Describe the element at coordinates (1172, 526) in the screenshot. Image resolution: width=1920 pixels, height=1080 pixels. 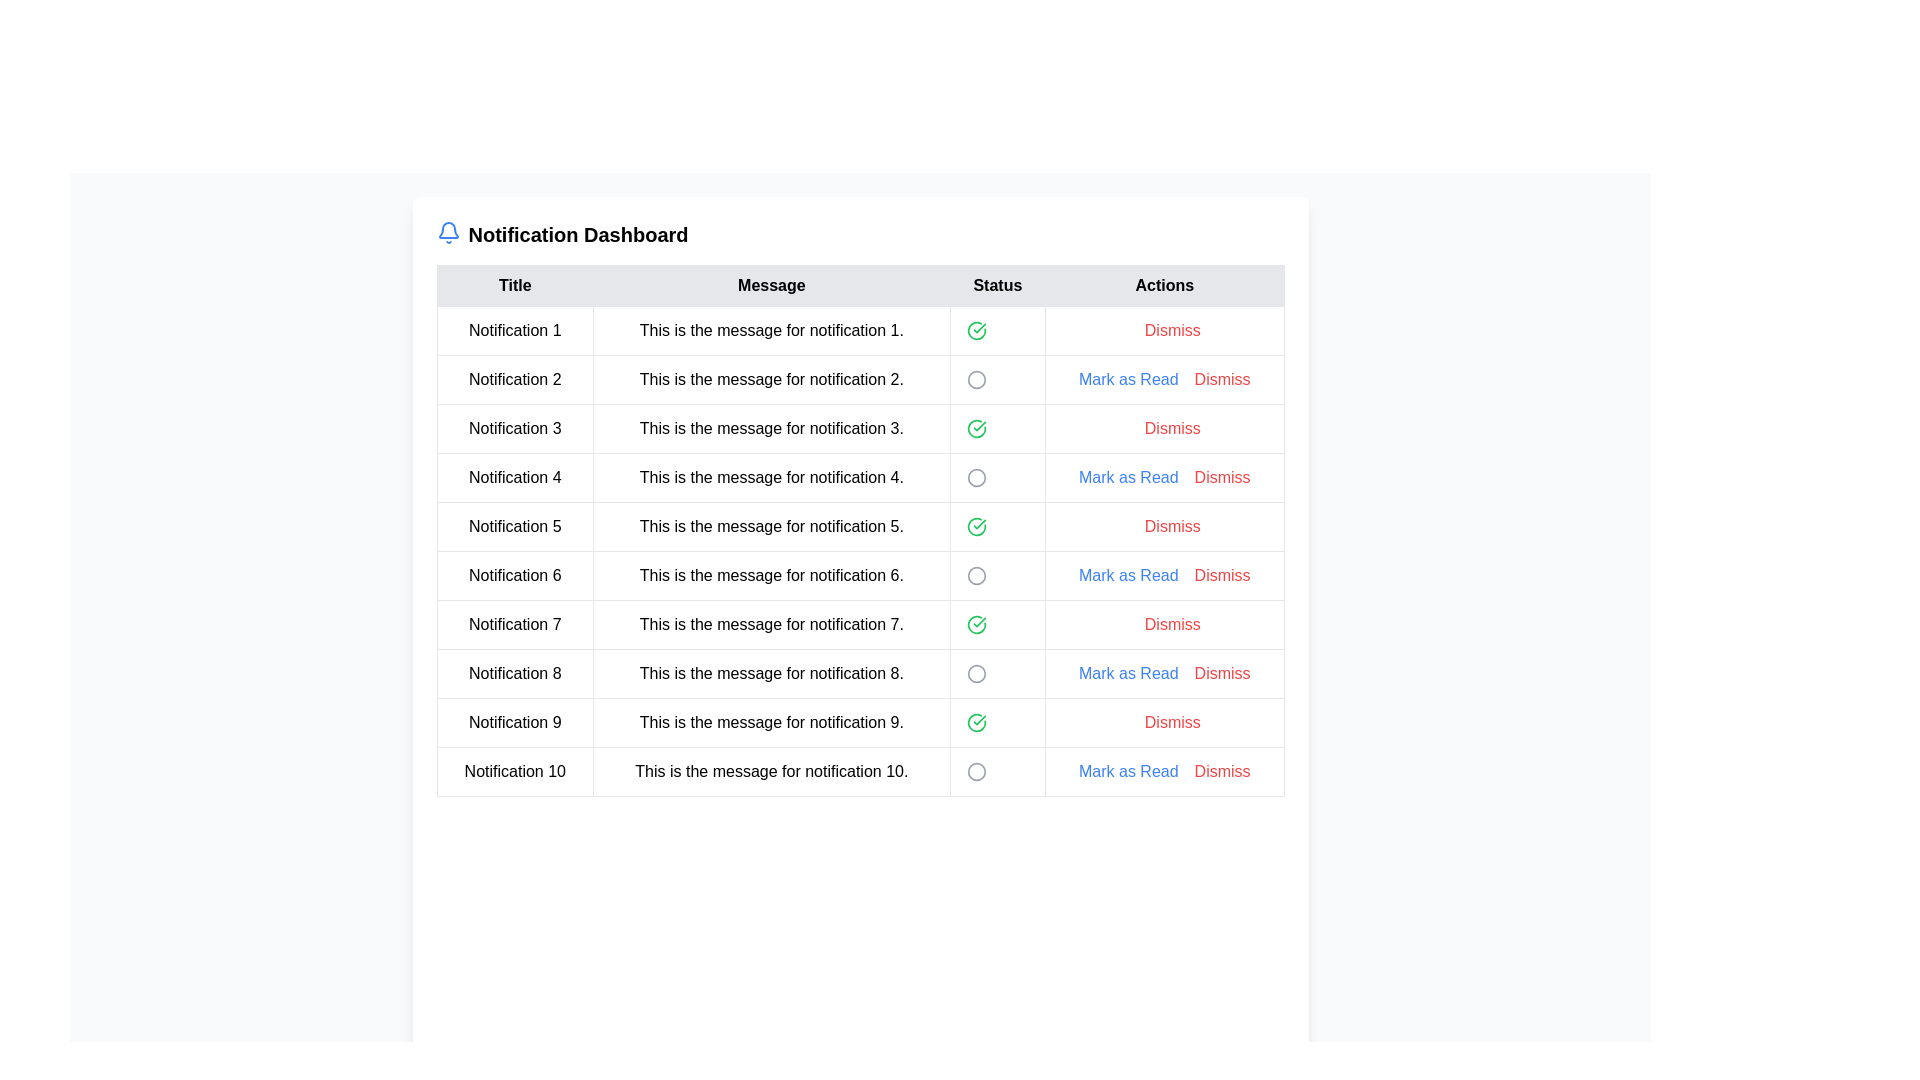
I see `the interactive text link in the fifth row under the 'Actions' column to underline it, which dismisses the corresponding notification message 'This is the message for notification 5'` at that location.